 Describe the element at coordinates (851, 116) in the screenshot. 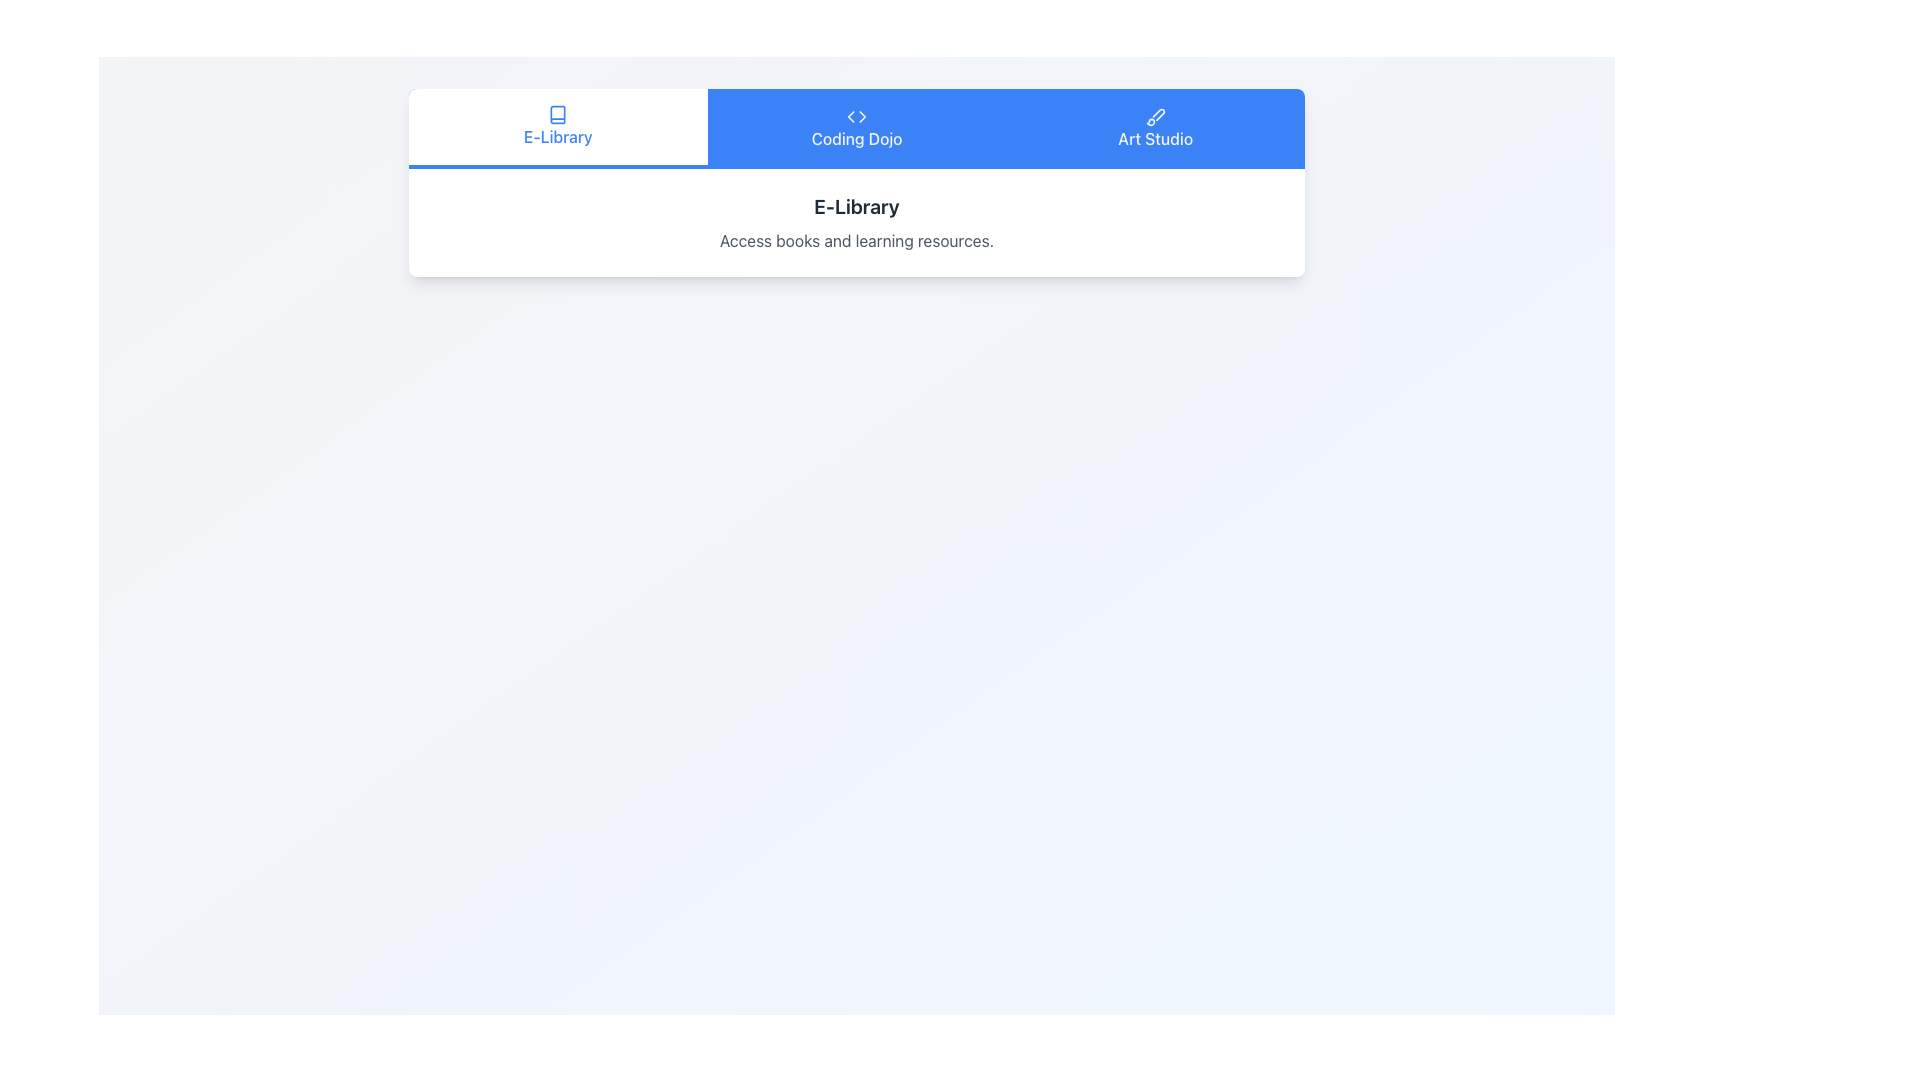

I see `the graphical icon representing the 'Coding Dojo' section in the horizontal navigation bar for additional UI feedback` at that location.